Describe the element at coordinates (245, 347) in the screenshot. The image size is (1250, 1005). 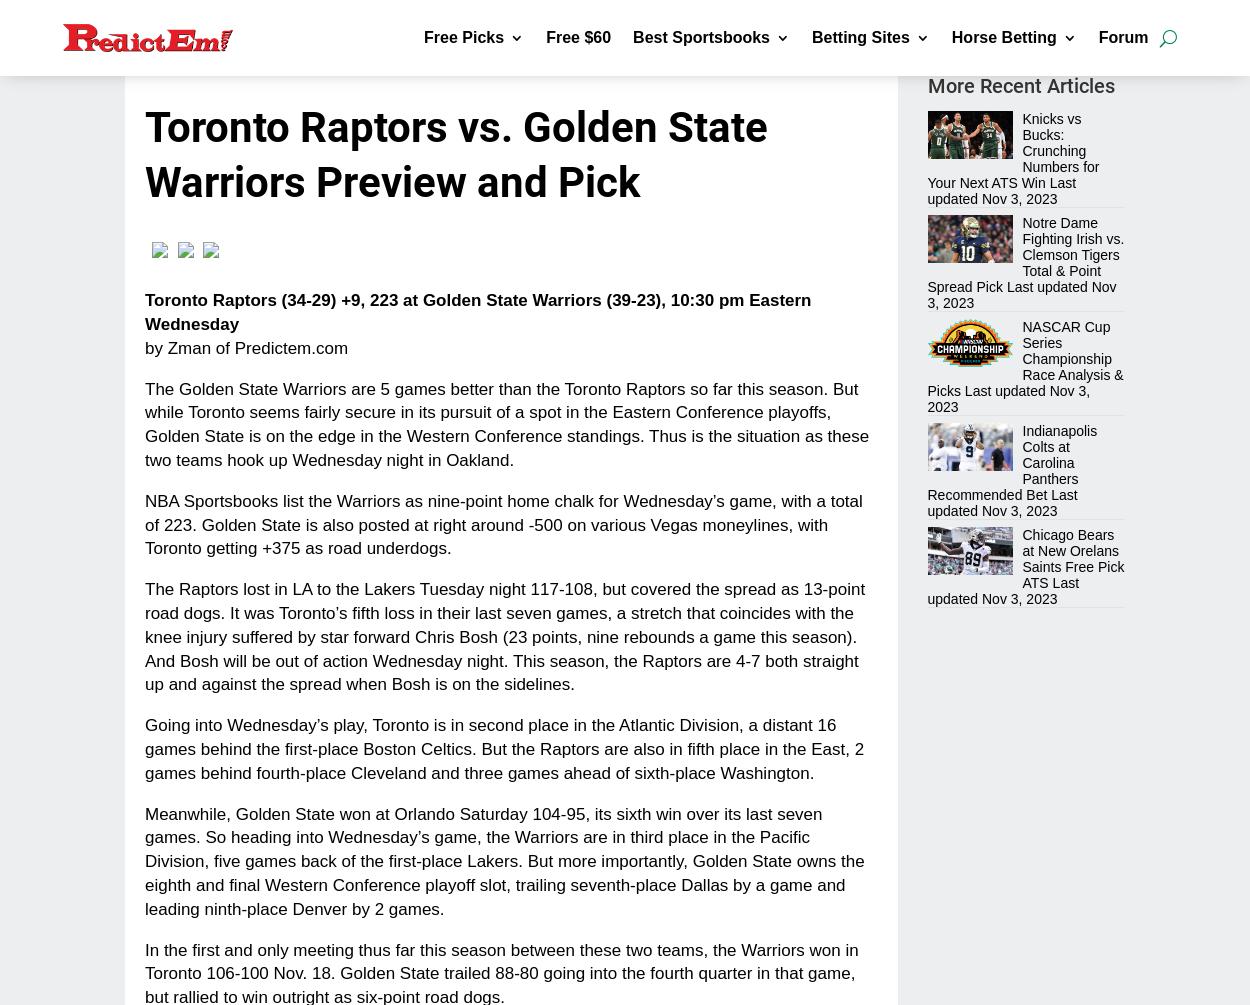
I see `'by Zman of Predictem.com'` at that location.